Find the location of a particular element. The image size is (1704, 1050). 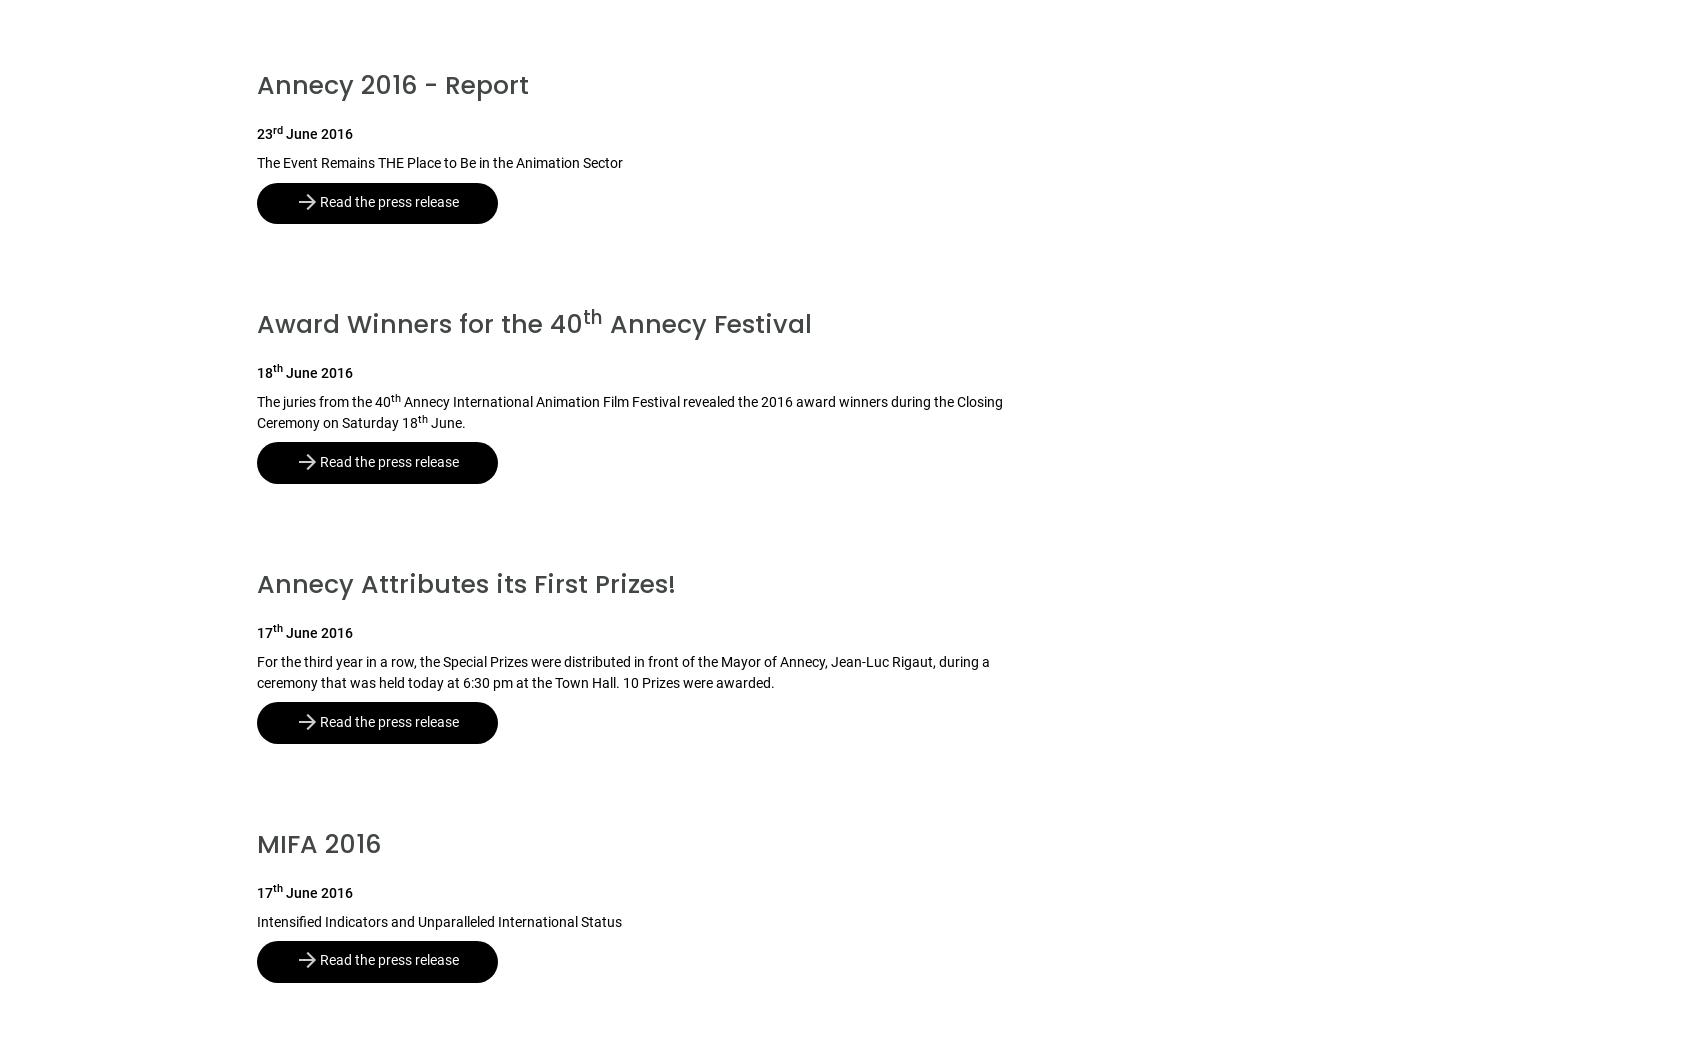

'Annecy 2016 - Report' is located at coordinates (391, 85).